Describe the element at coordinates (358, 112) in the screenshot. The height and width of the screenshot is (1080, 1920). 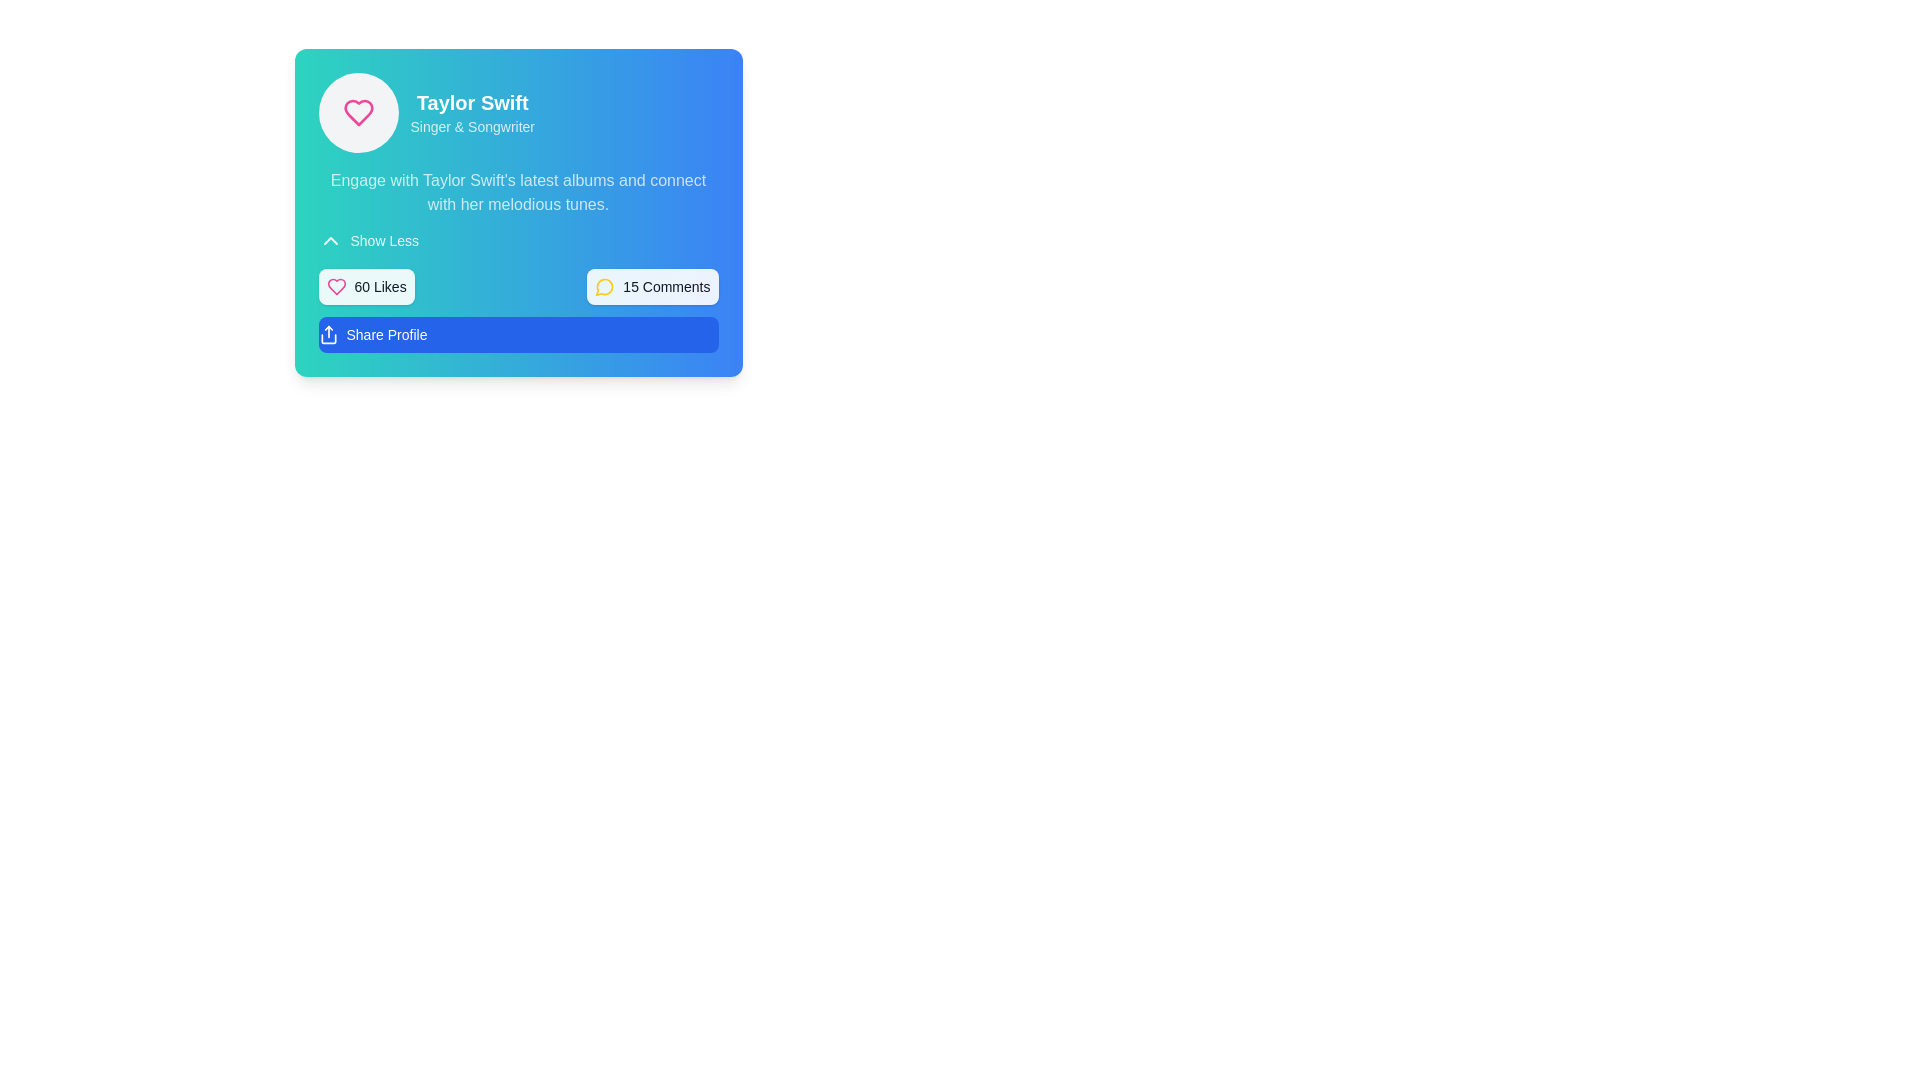
I see `the heart-shaped icon with a pink outline located` at that location.